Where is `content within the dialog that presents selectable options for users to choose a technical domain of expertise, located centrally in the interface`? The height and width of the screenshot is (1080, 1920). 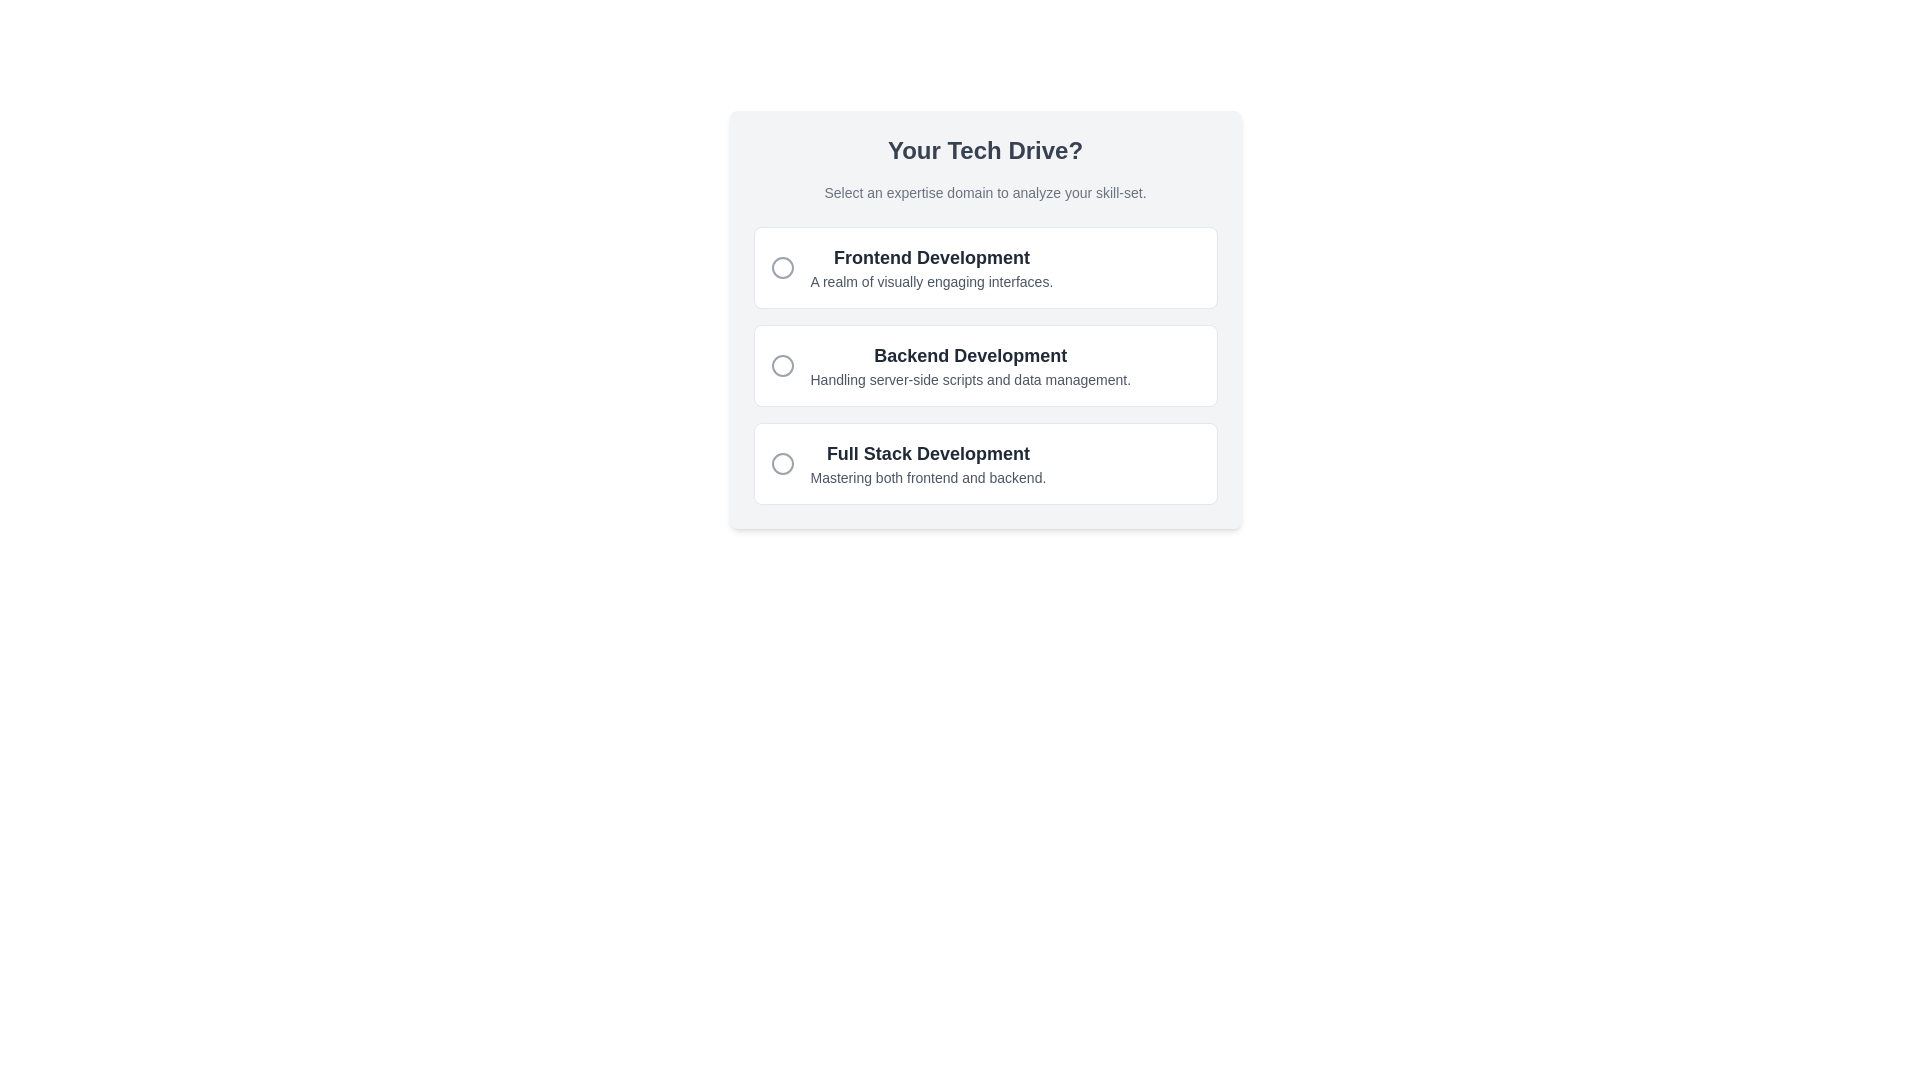 content within the dialog that presents selectable options for users to choose a technical domain of expertise, located centrally in the interface is located at coordinates (985, 319).